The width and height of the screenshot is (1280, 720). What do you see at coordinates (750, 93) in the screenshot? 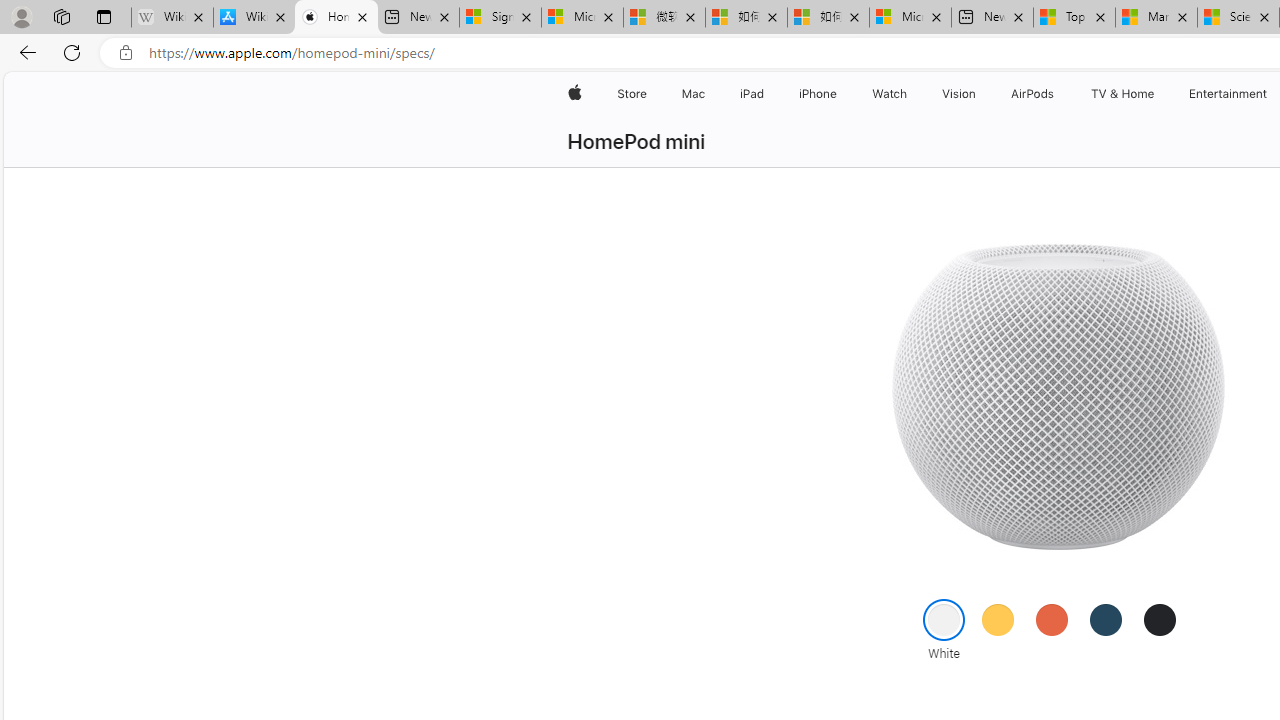
I see `'iPad'` at bounding box center [750, 93].